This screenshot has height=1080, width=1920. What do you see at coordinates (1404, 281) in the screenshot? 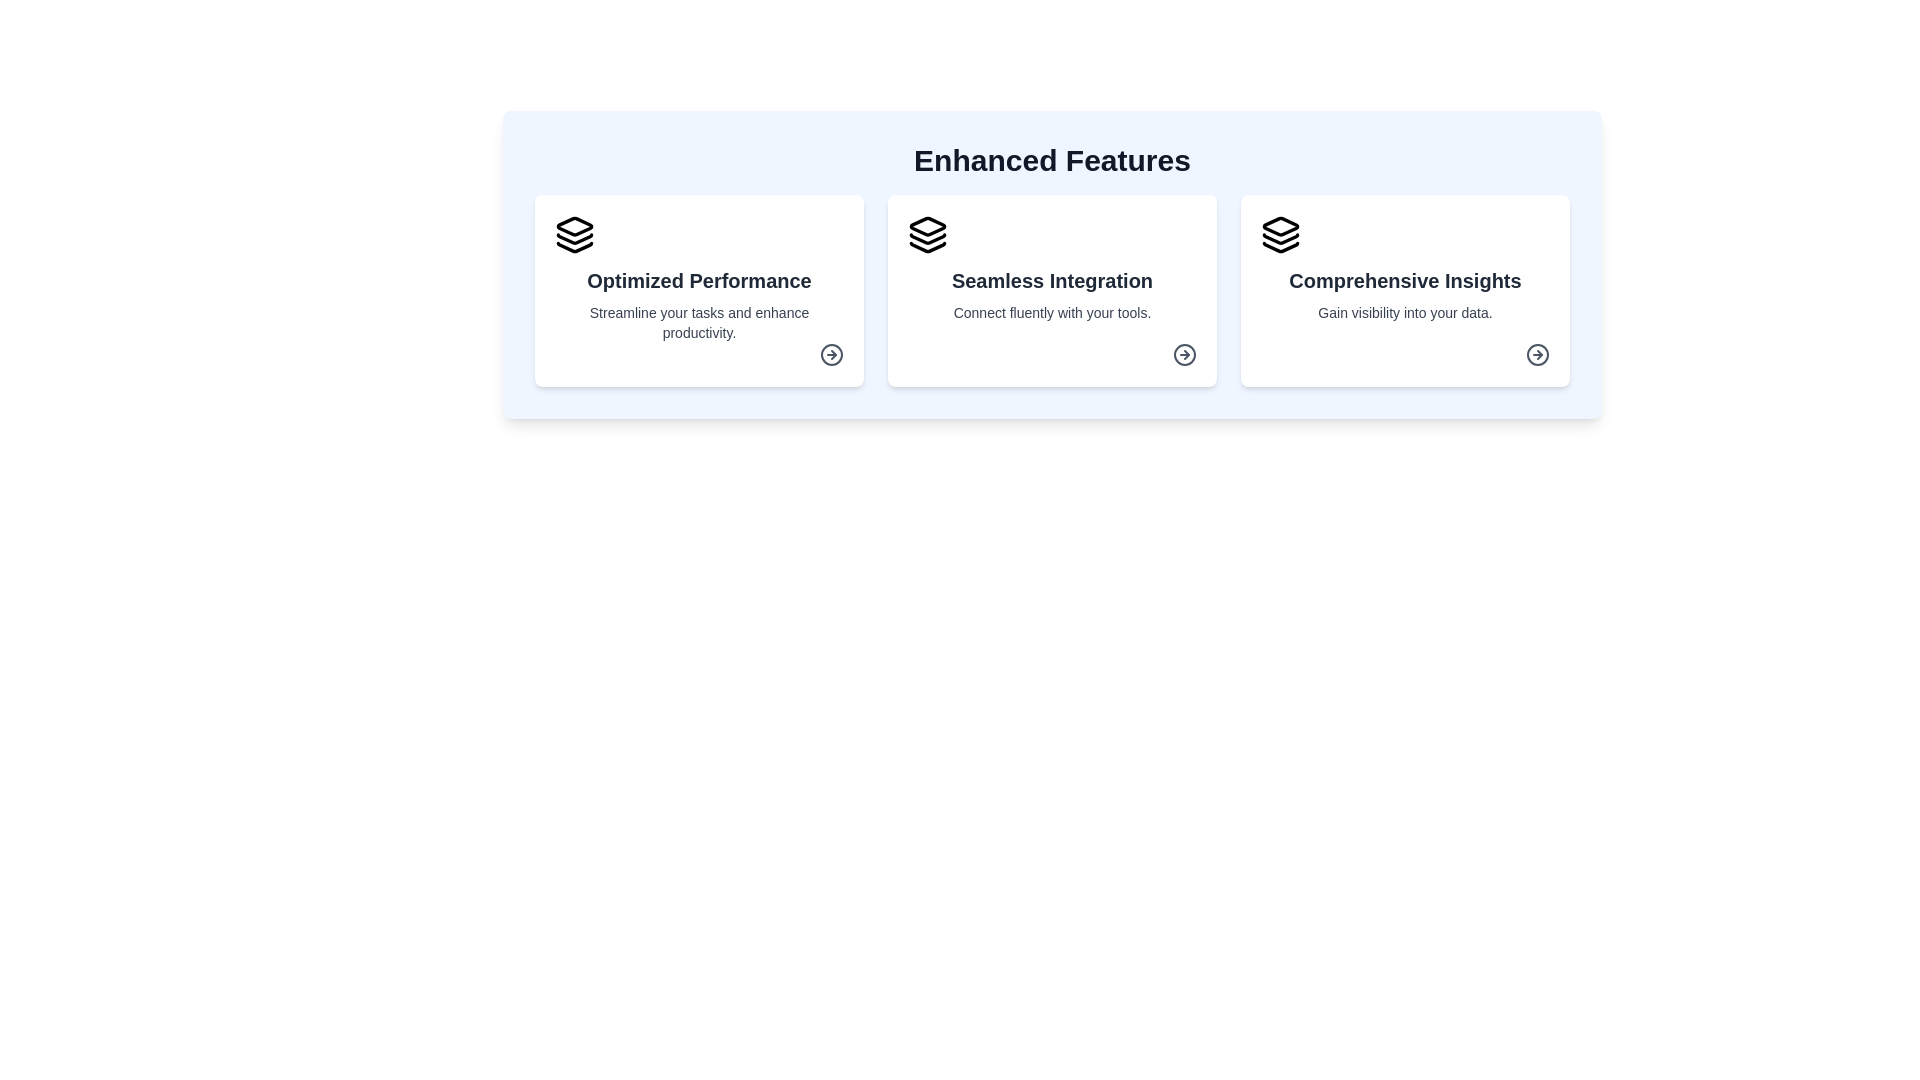
I see `the static text label that serves as a header, positioned below an icon and above a smaller text description` at bounding box center [1404, 281].